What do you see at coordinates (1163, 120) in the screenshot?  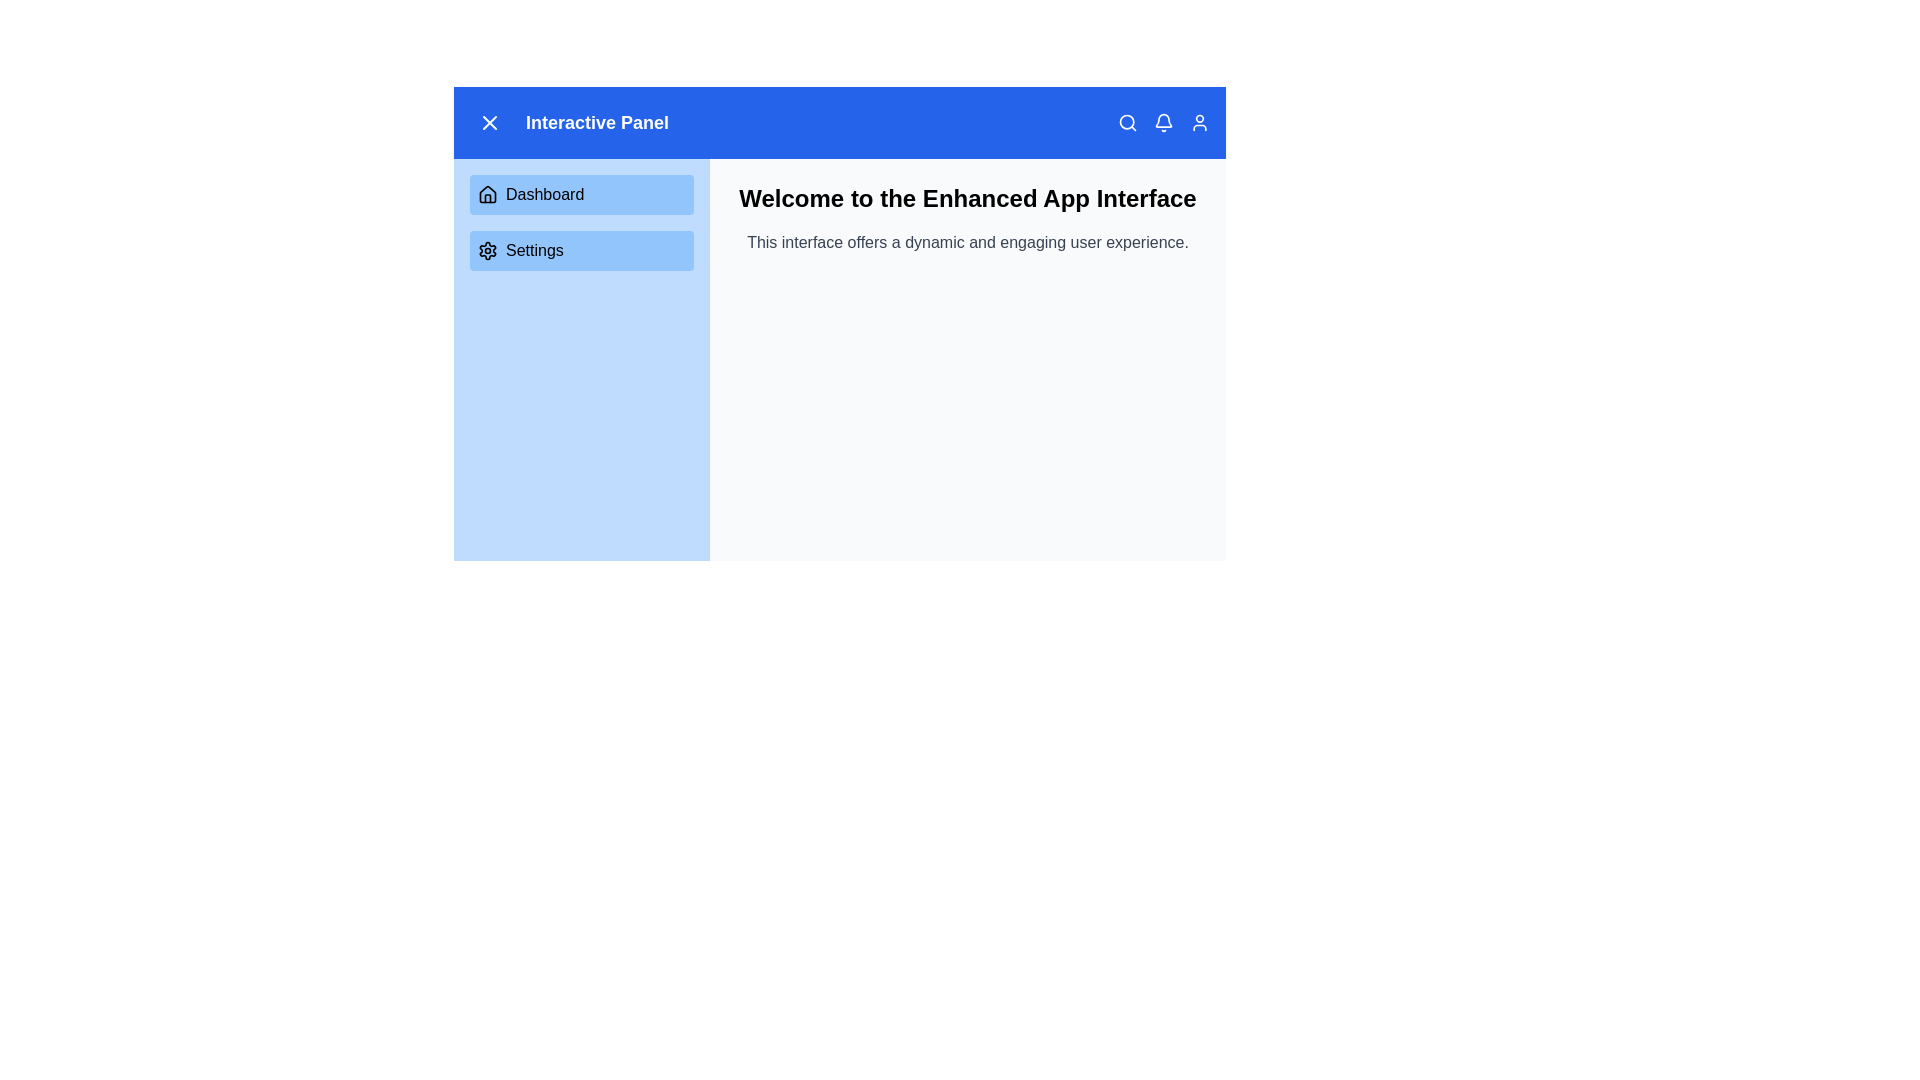 I see `the bell icon located in the top-right corner of the application's header bar, adjacent to the search and user profile icons` at bounding box center [1163, 120].